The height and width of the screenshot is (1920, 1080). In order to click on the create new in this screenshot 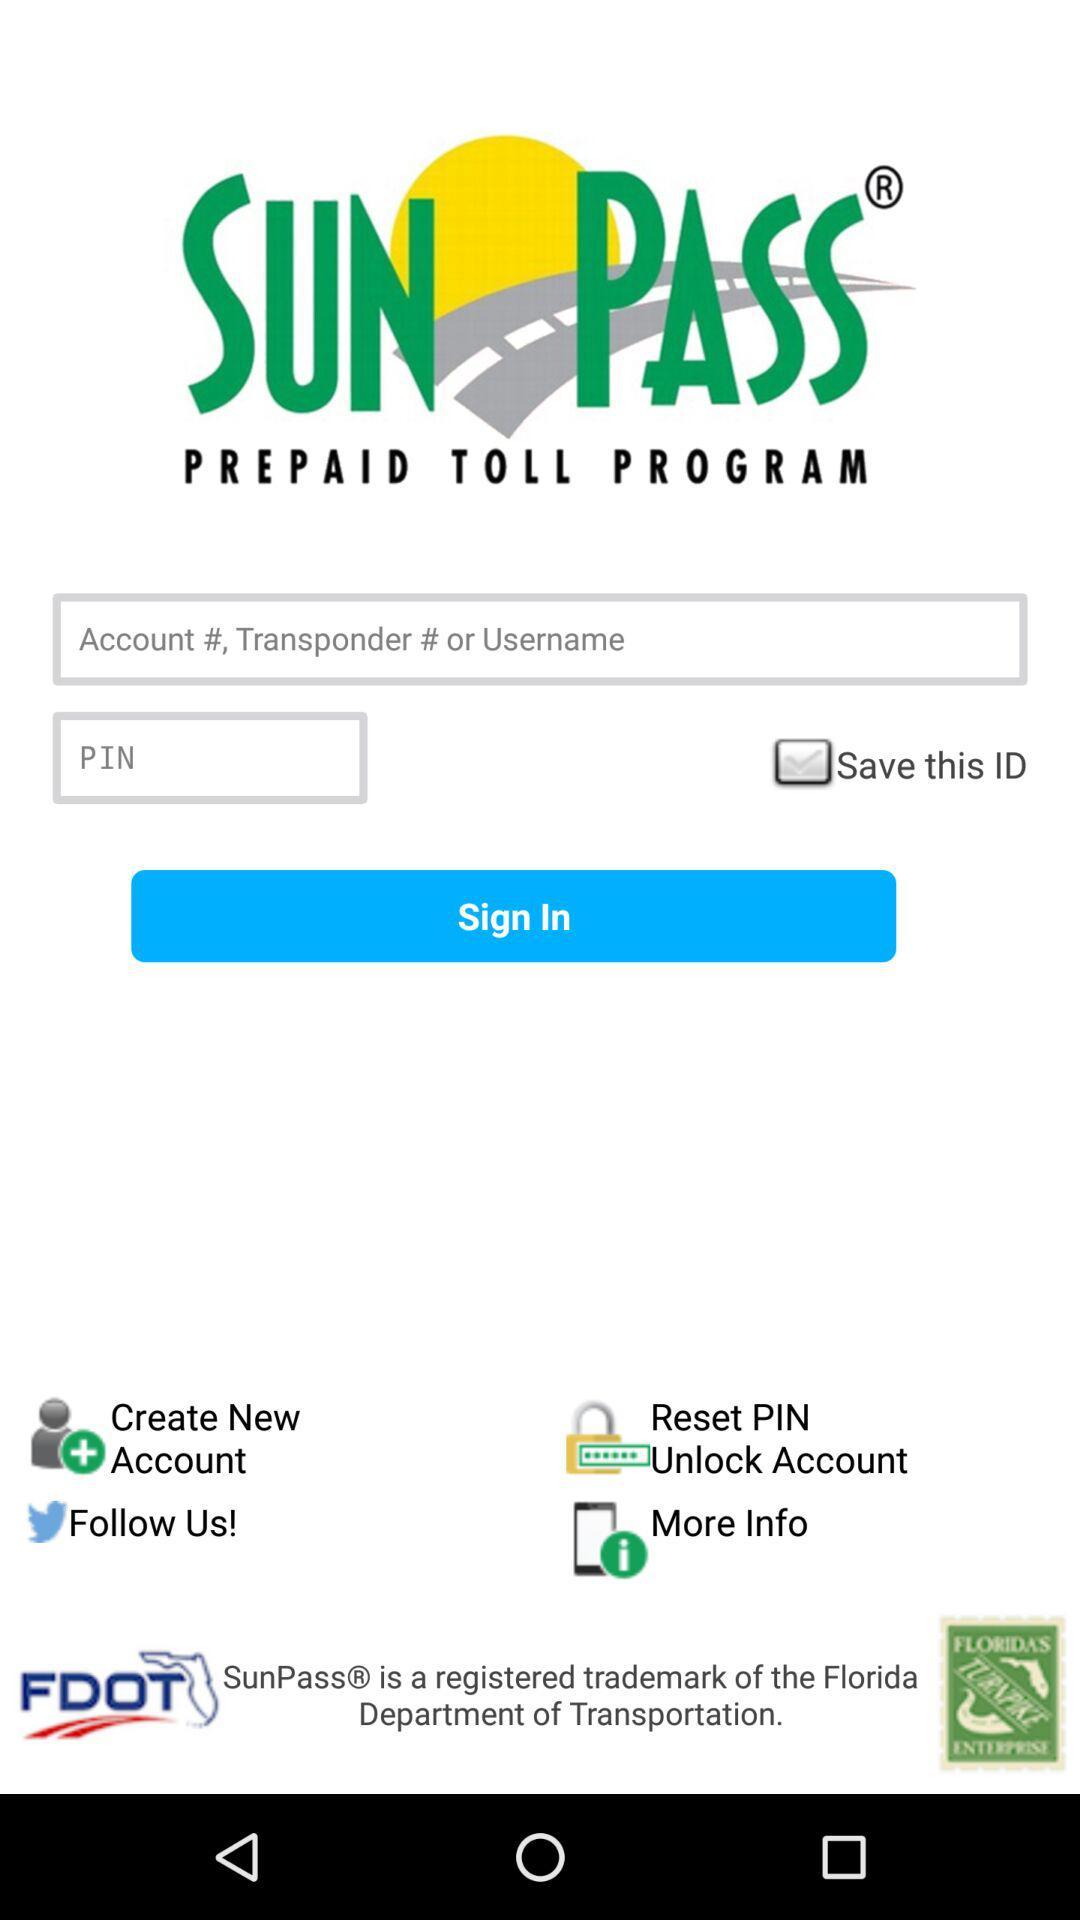, I will do `click(296, 1436)`.